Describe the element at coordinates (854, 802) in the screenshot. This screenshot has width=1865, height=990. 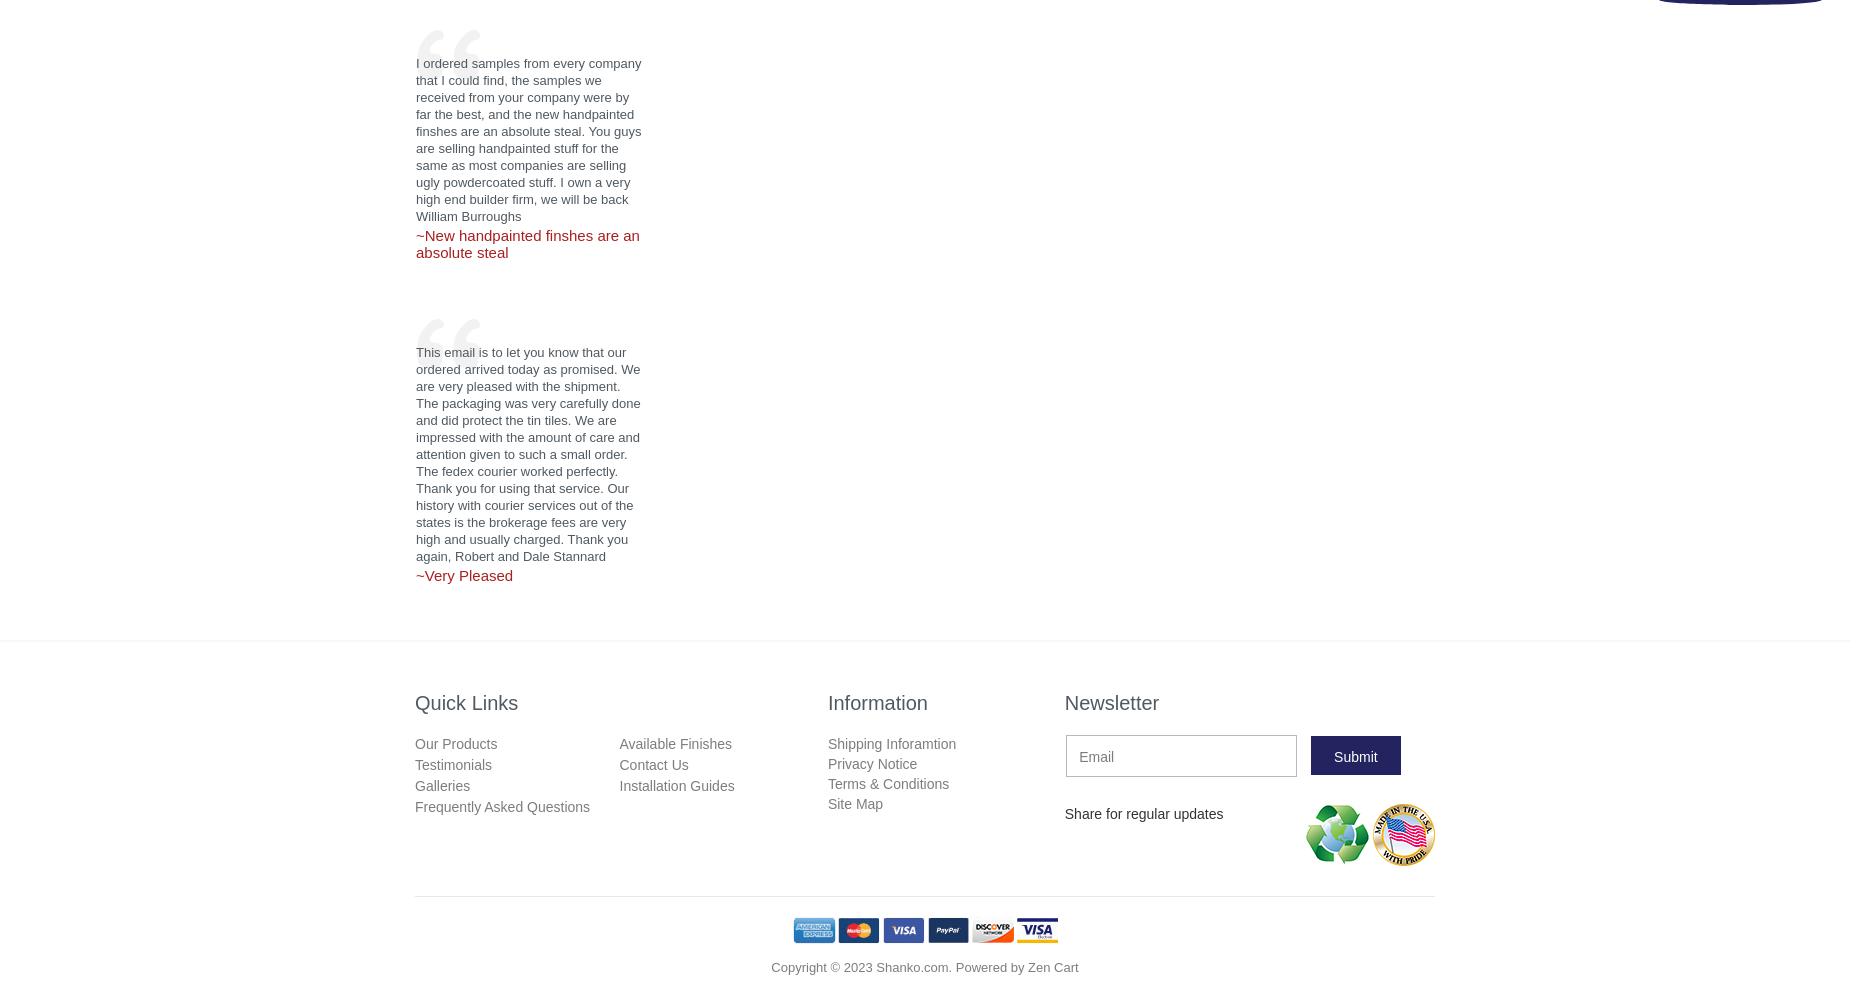
I see `'Site Map'` at that location.